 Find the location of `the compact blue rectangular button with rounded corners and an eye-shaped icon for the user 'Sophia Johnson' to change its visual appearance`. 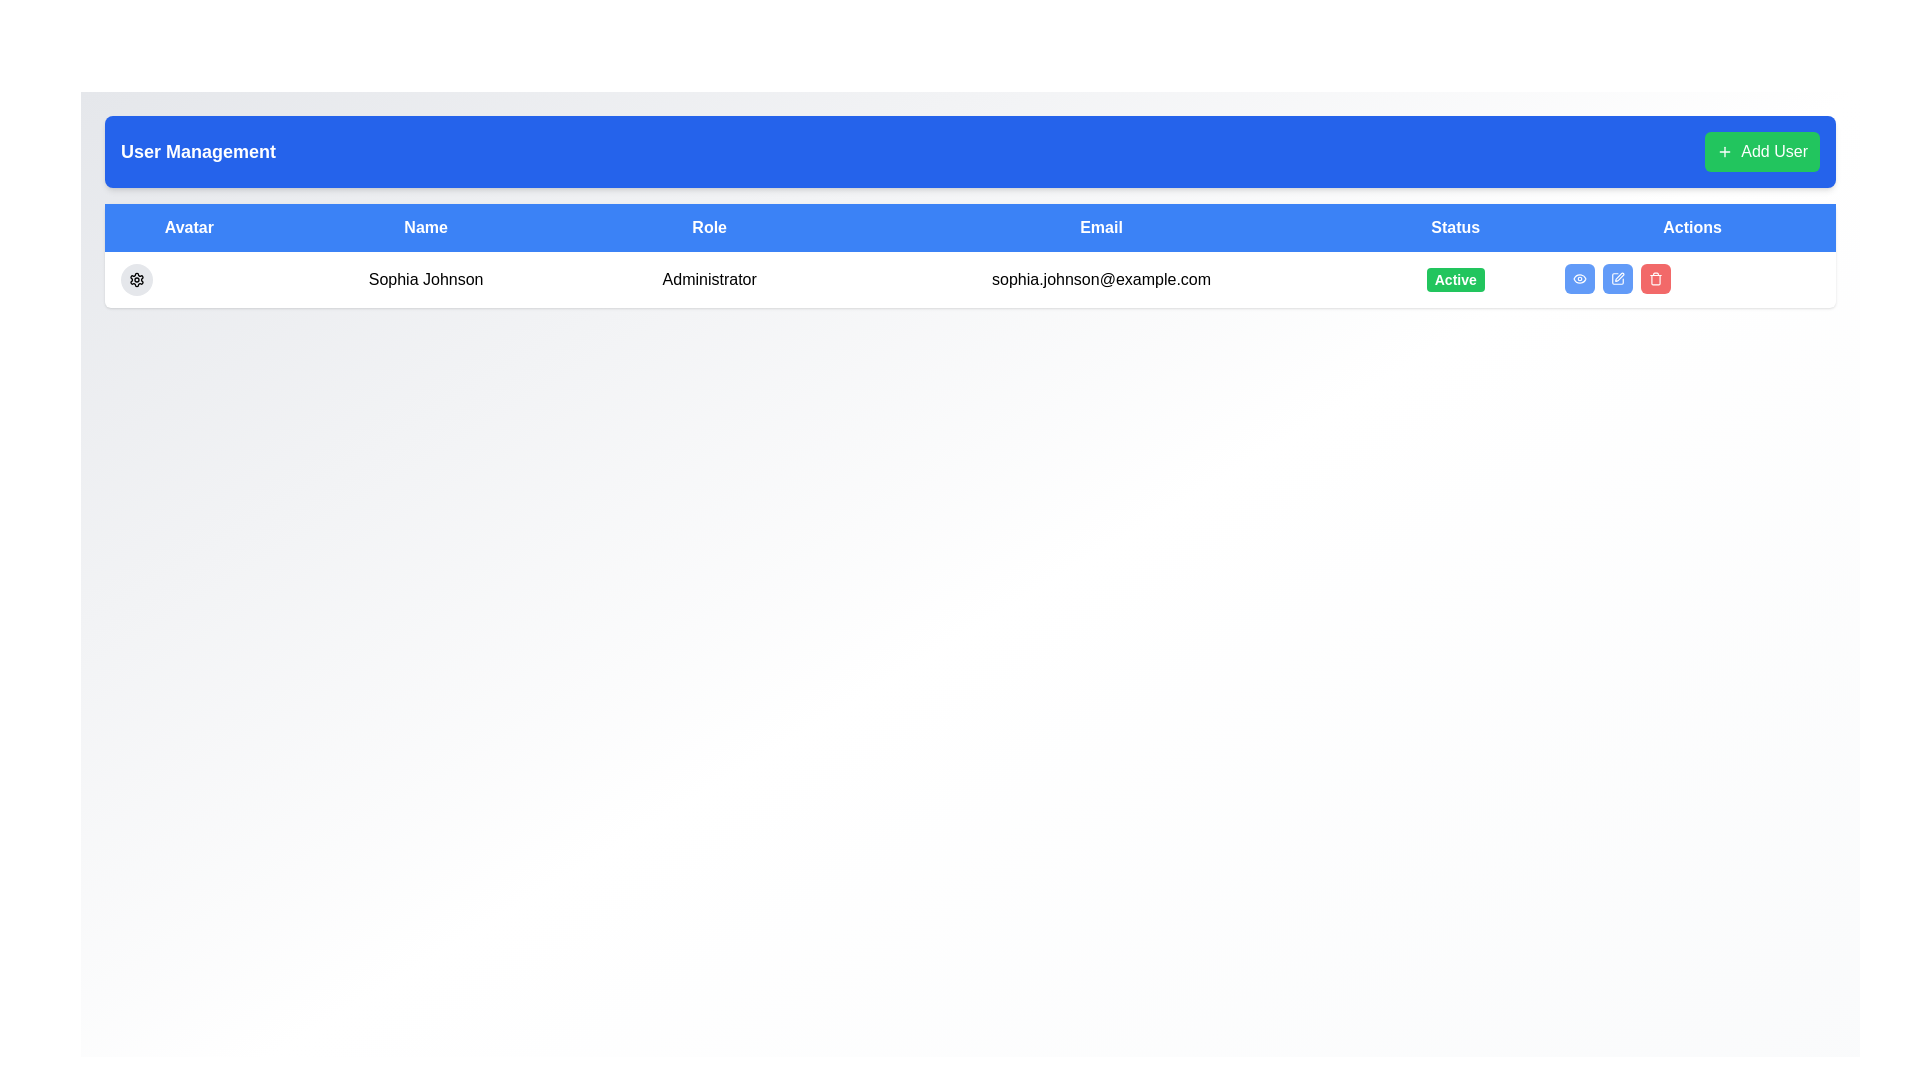

the compact blue rectangular button with rounded corners and an eye-shaped icon for the user 'Sophia Johnson' to change its visual appearance is located at coordinates (1579, 278).